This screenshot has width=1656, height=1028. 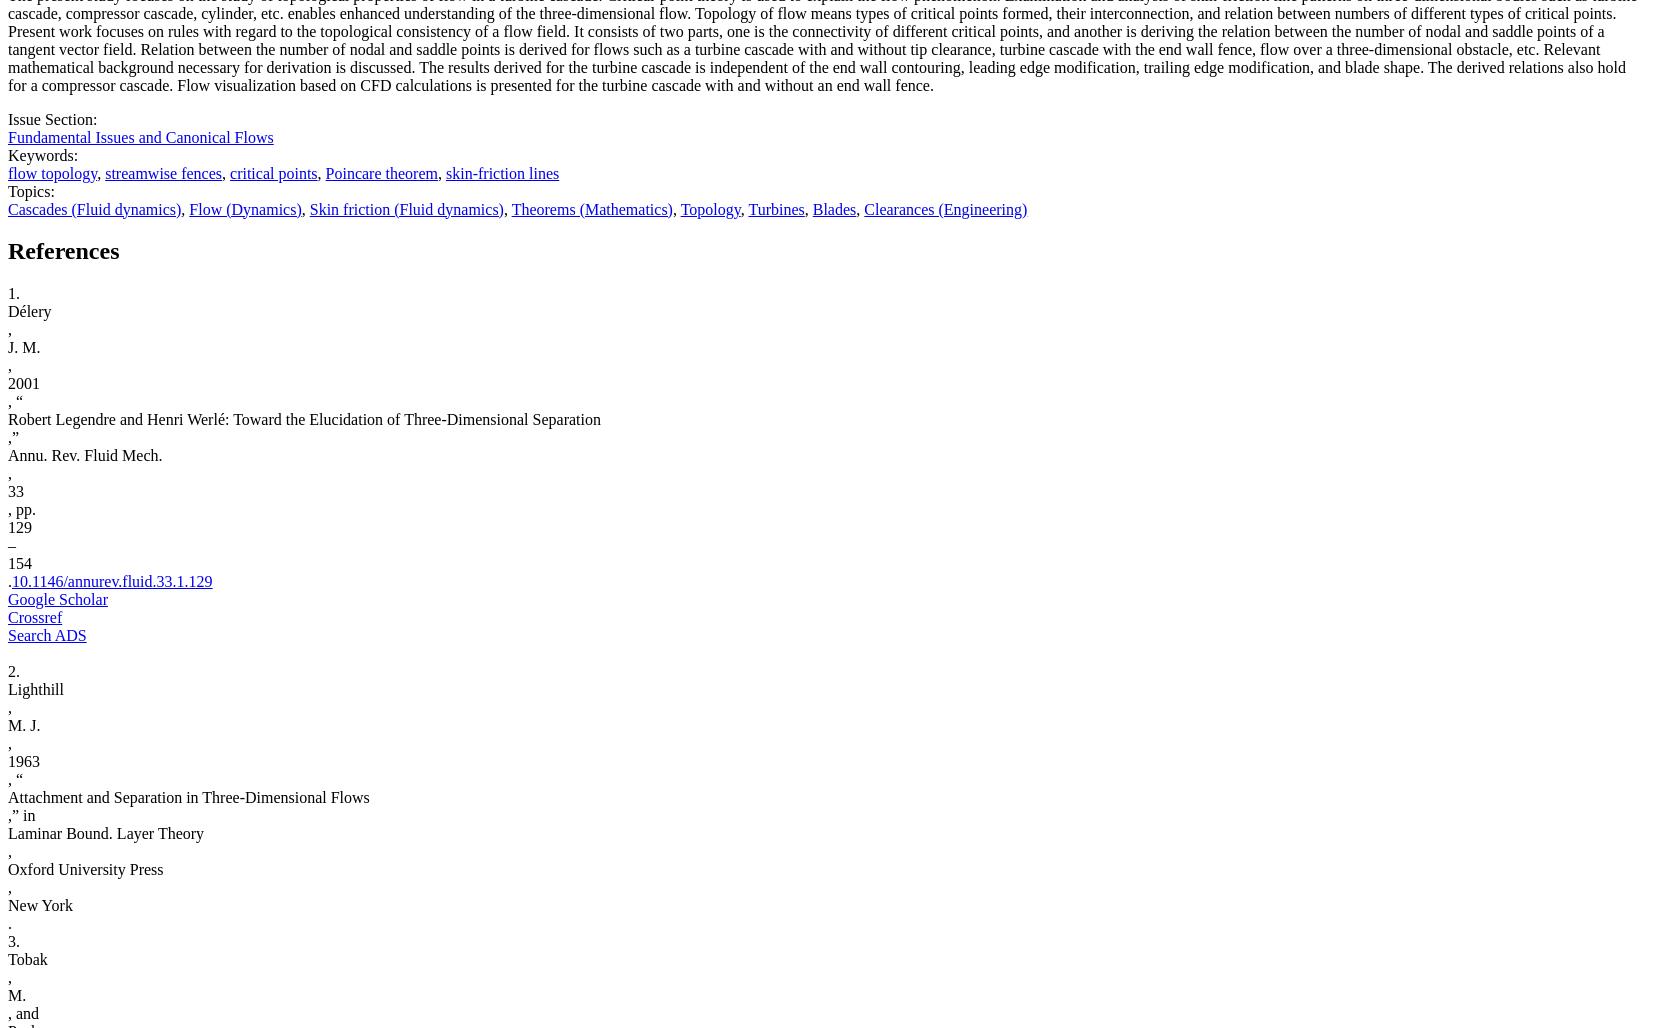 What do you see at coordinates (15, 490) in the screenshot?
I see `'33'` at bounding box center [15, 490].